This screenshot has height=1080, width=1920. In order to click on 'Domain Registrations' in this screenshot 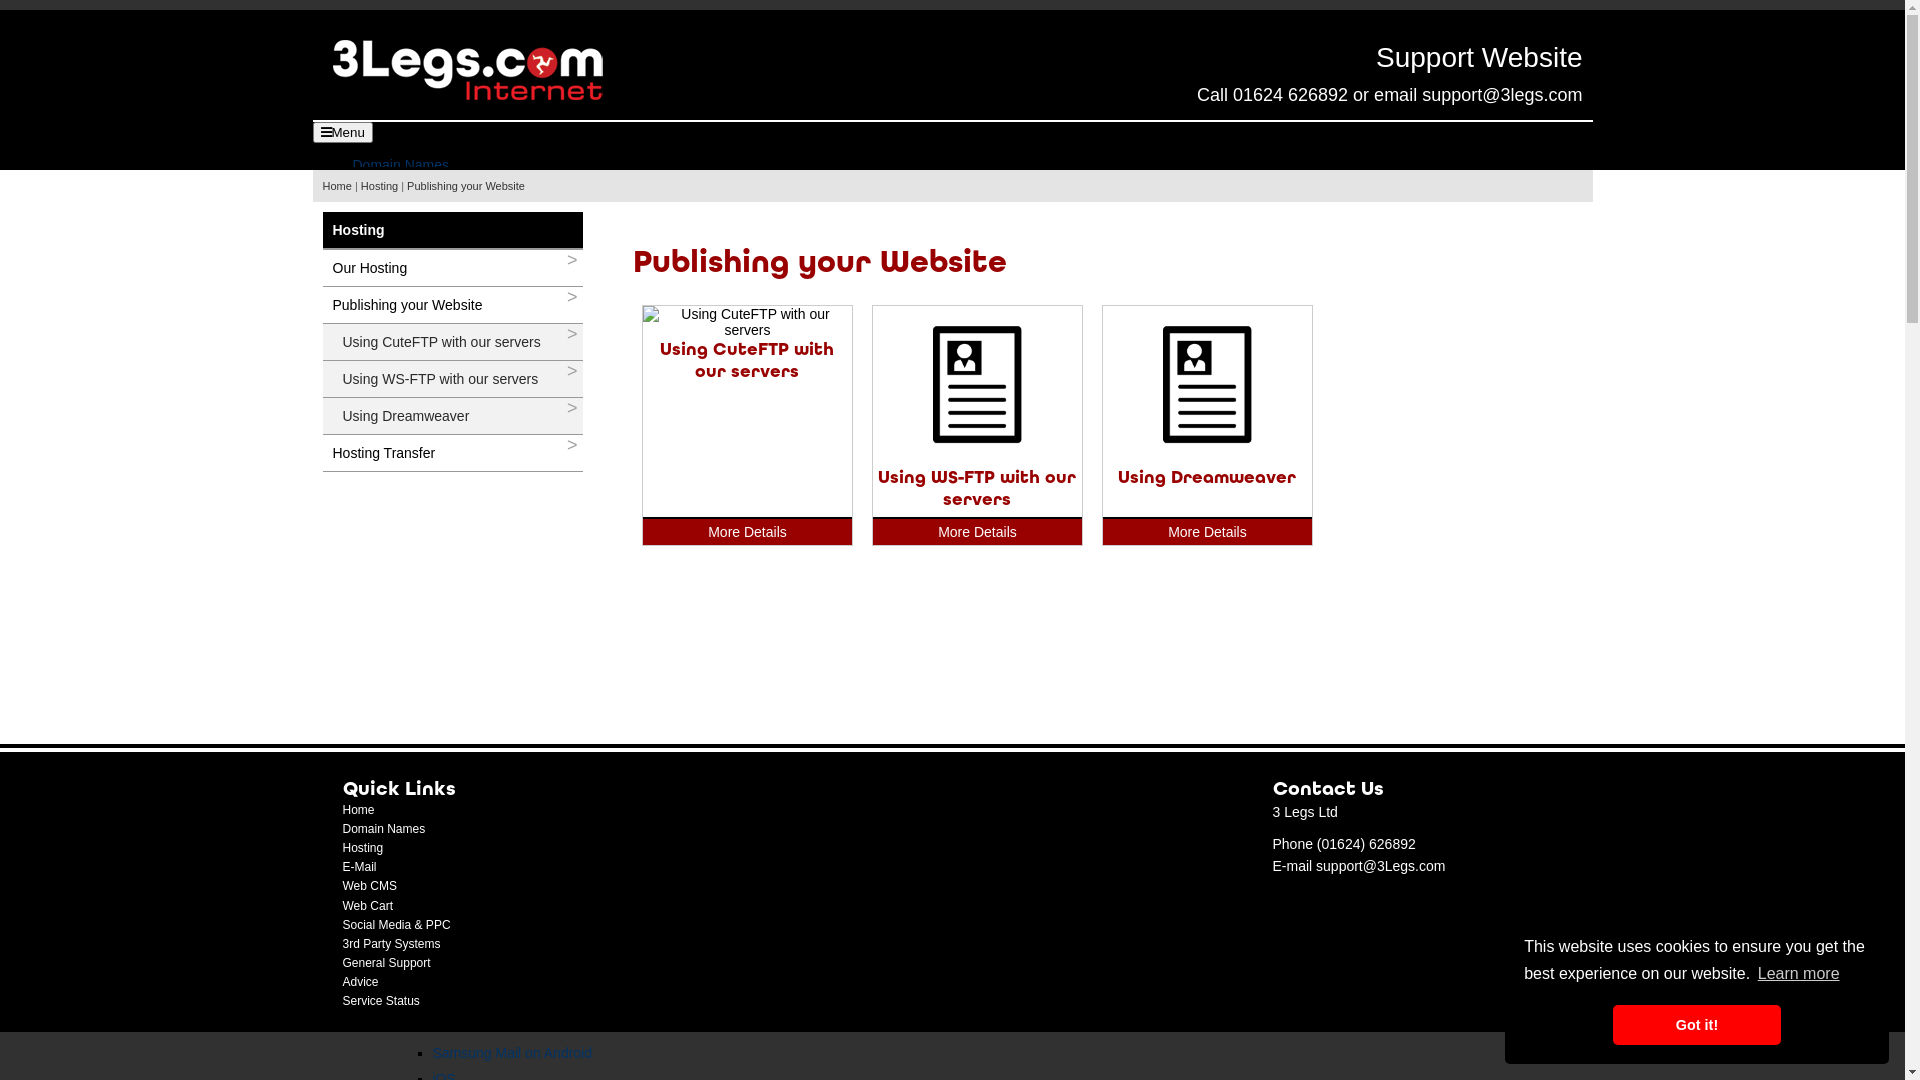, I will do `click(458, 181)`.